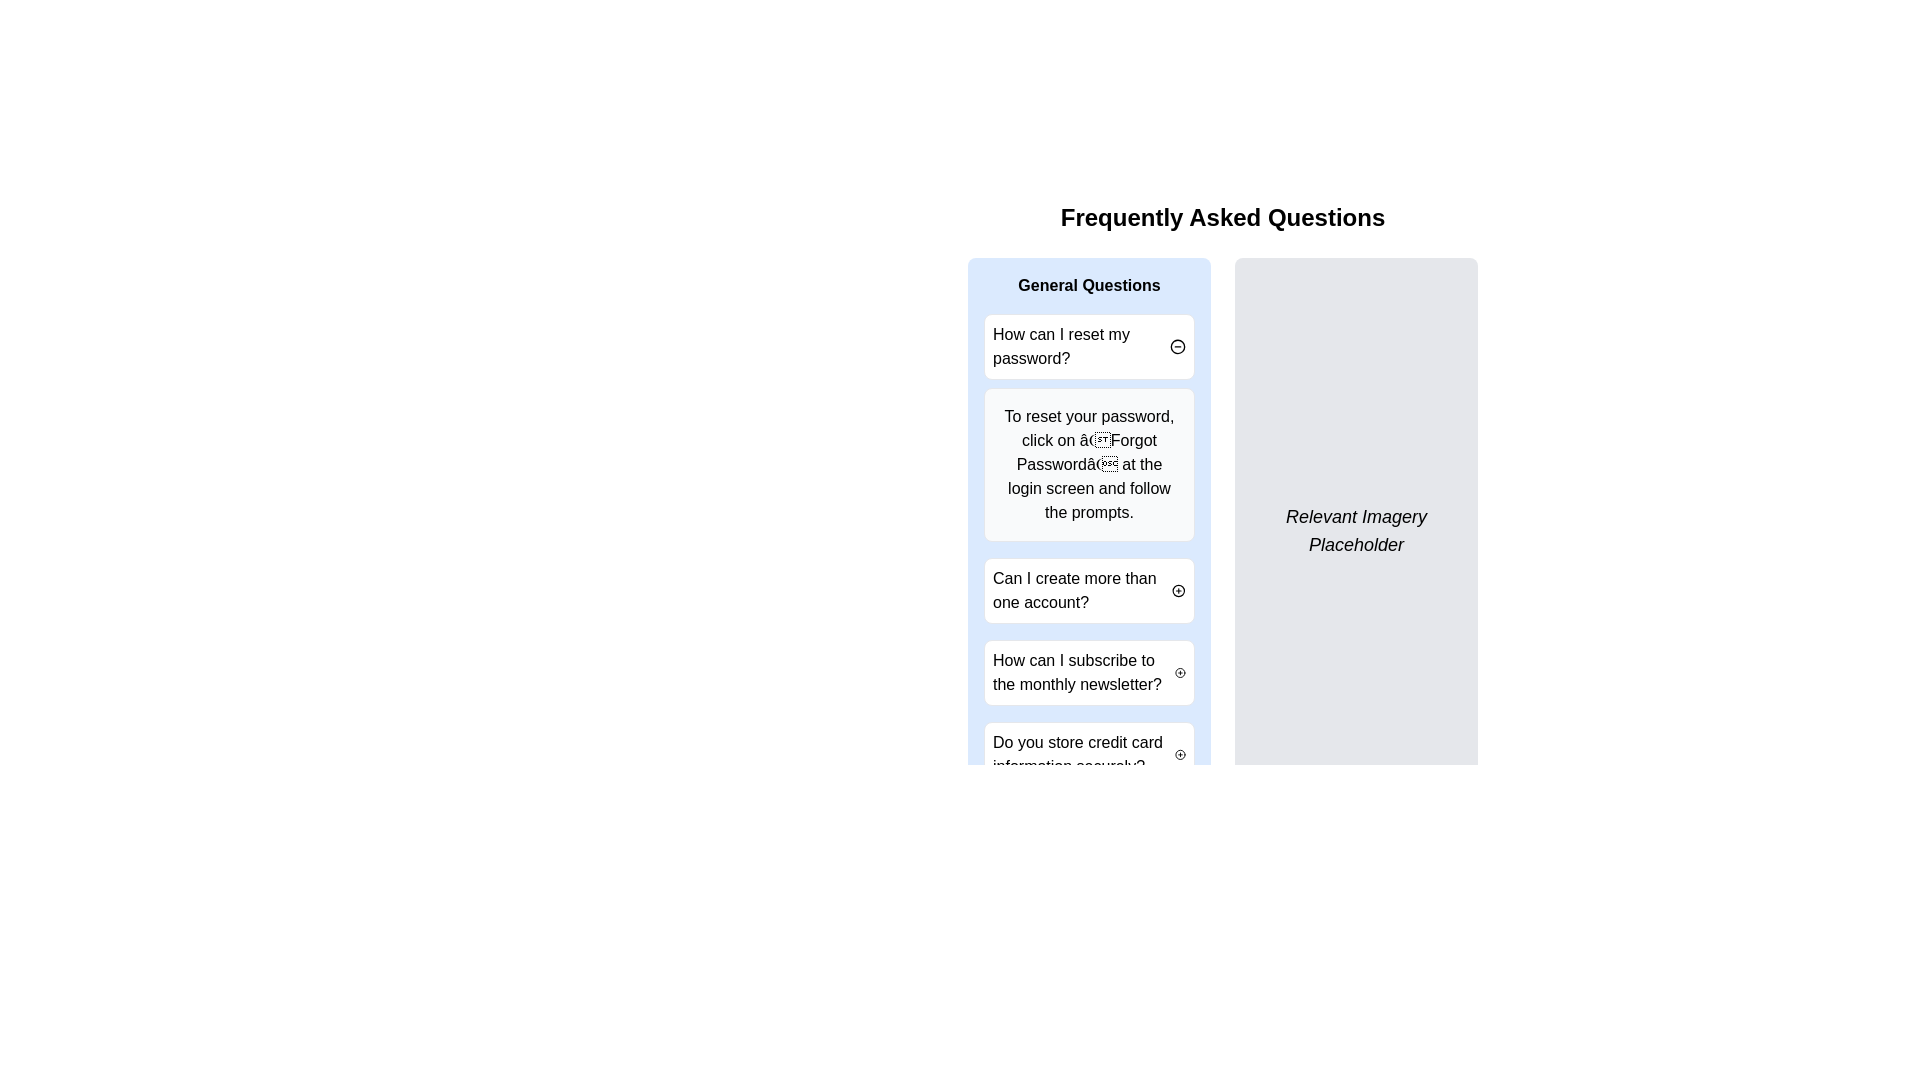  What do you see at coordinates (1088, 465) in the screenshot?
I see `the Informational text box with instructions on resetting a password located under the 'How can I reset my password?' question in the FAQ section` at bounding box center [1088, 465].